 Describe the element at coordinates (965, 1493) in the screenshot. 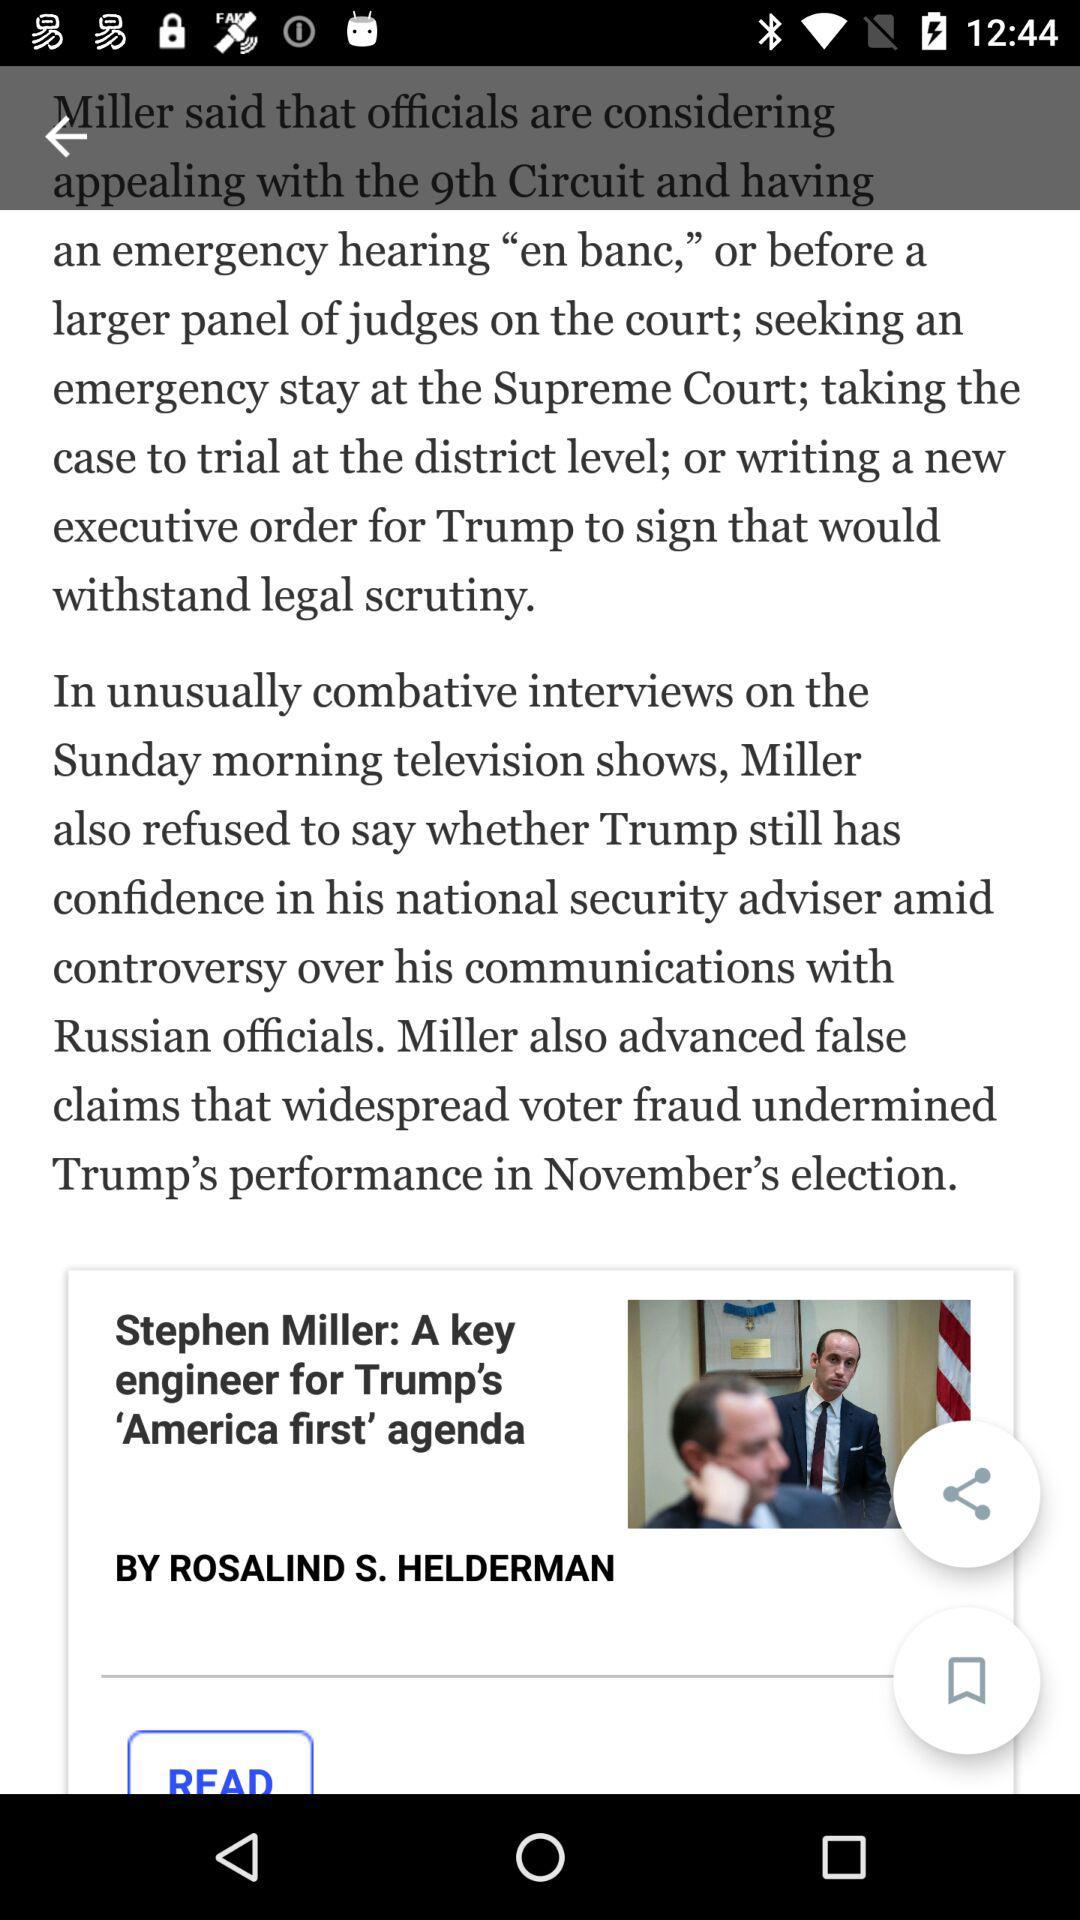

I see `the share icon` at that location.